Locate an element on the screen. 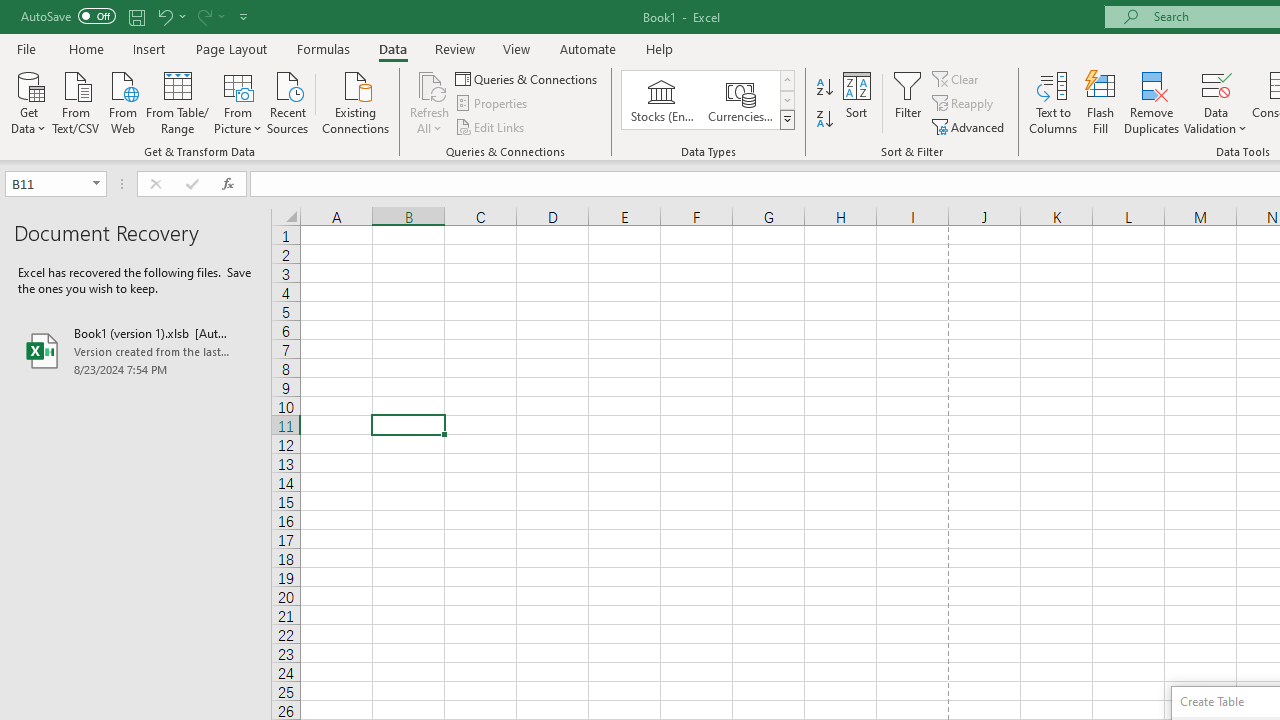 The image size is (1280, 720). 'Advanced...' is located at coordinates (970, 127).